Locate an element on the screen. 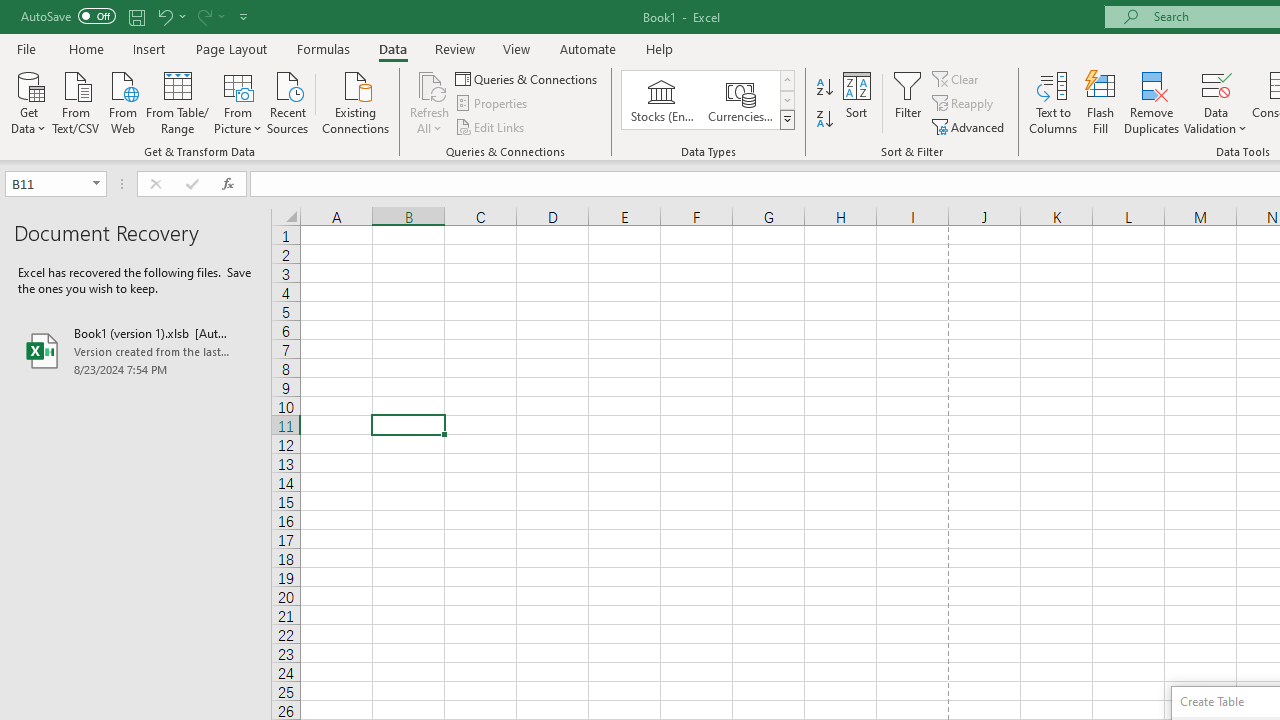 The image size is (1280, 720). 'Advanced...' is located at coordinates (970, 127).